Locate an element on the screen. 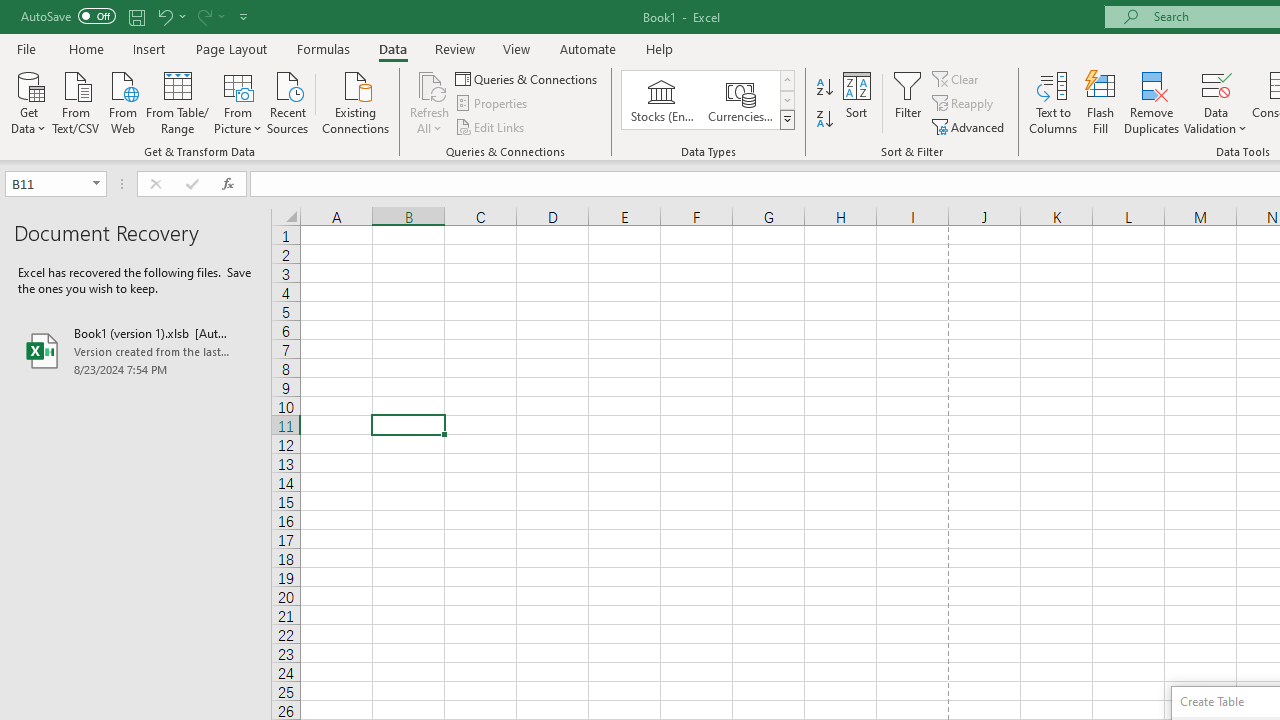 The image size is (1280, 720). 'Advanced...' is located at coordinates (970, 127).